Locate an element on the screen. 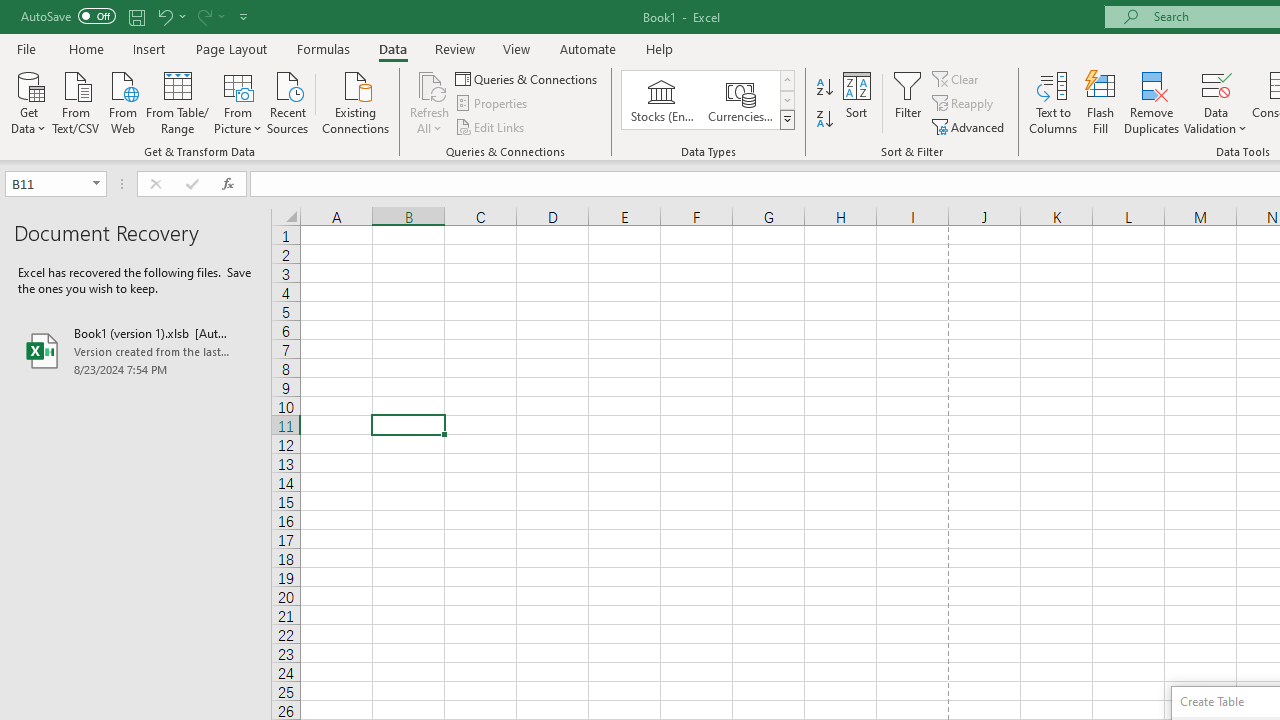 The image size is (1280, 720). 'Advanced...' is located at coordinates (970, 127).